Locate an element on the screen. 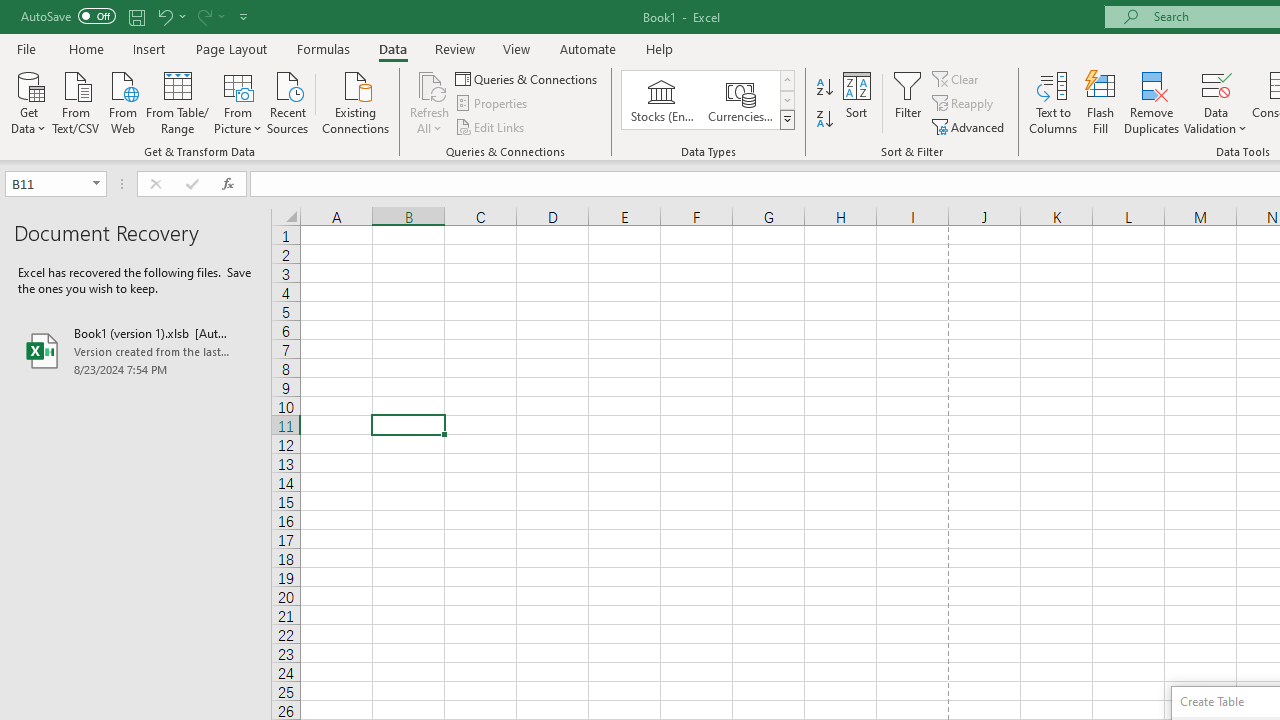 The image size is (1280, 720). 'Advanced...' is located at coordinates (970, 127).